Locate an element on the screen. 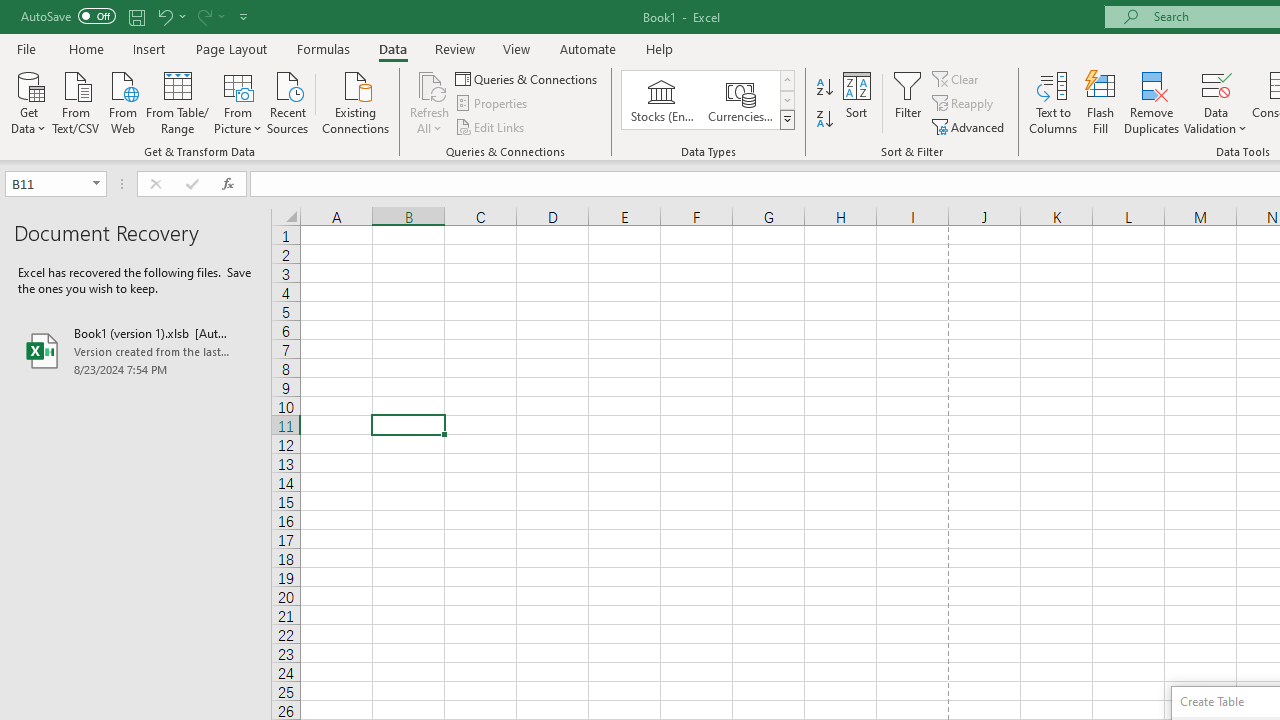 The image size is (1280, 720). 'Advanced...' is located at coordinates (970, 127).